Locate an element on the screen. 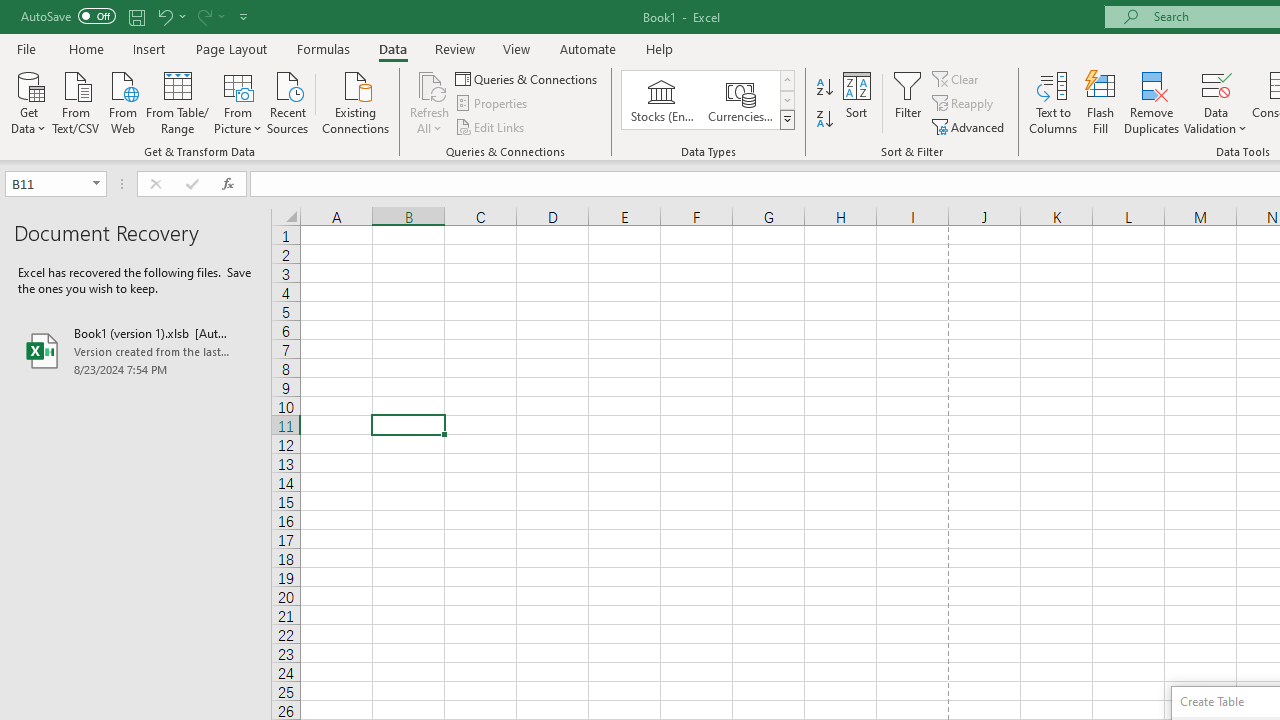 The image size is (1280, 720). 'Advanced...' is located at coordinates (970, 127).